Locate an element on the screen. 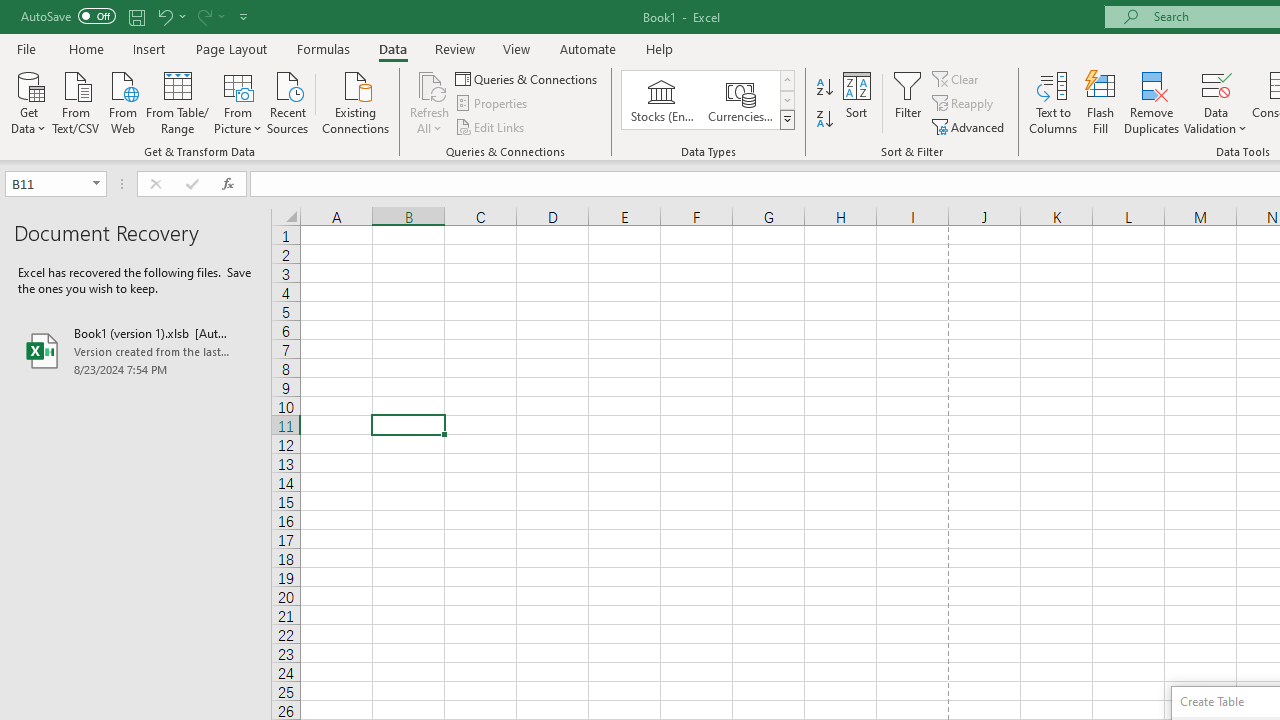 The image size is (1280, 720). 'Advanced...' is located at coordinates (970, 127).